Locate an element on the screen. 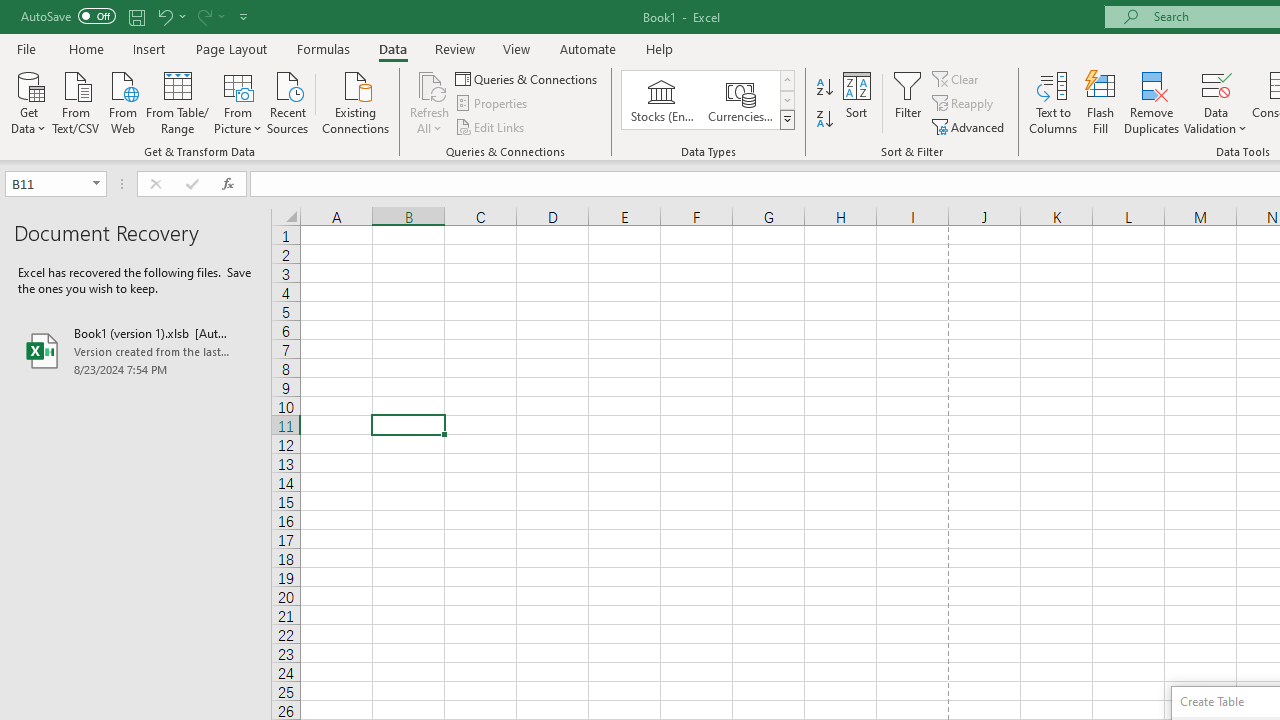 The image size is (1280, 720). 'Advanced...' is located at coordinates (970, 127).